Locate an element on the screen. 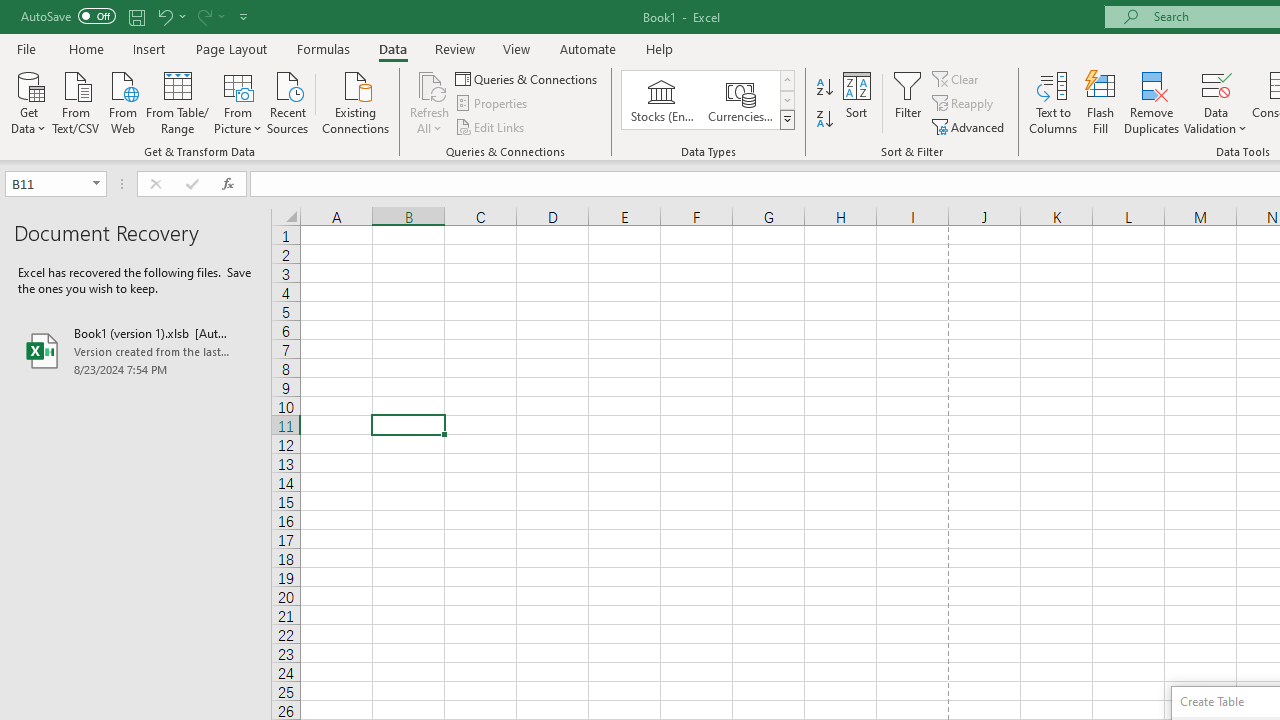 The image size is (1280, 720). 'Advanced...' is located at coordinates (970, 127).